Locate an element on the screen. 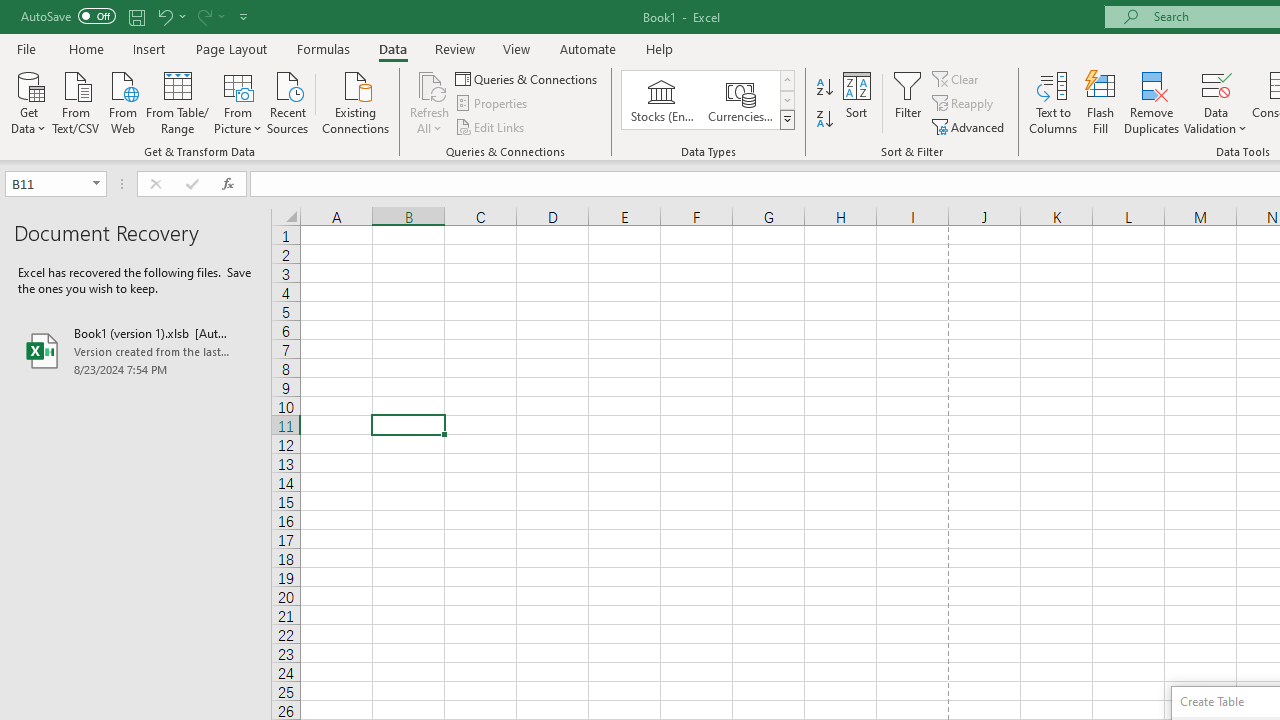 The image size is (1280, 720). 'Advanced...' is located at coordinates (970, 127).